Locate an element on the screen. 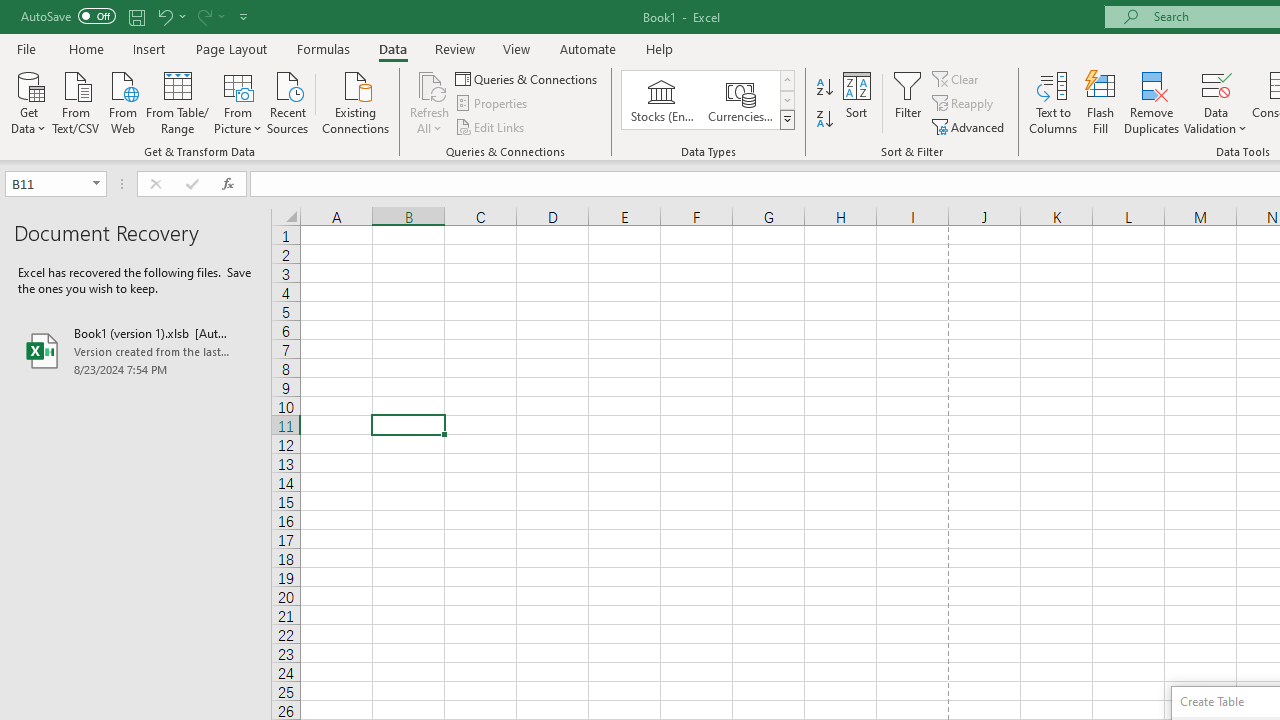 The image size is (1280, 720). 'Advanced...' is located at coordinates (970, 127).